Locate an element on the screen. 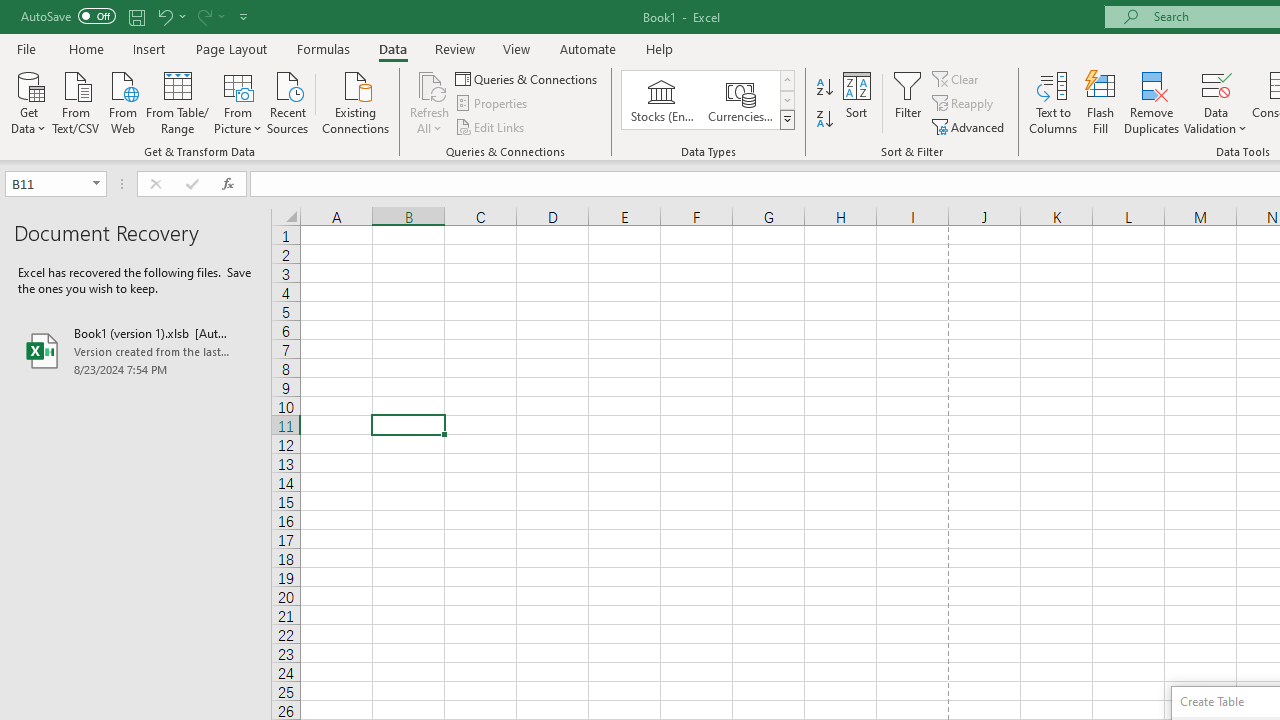 The image size is (1280, 720). 'Advanced...' is located at coordinates (970, 127).